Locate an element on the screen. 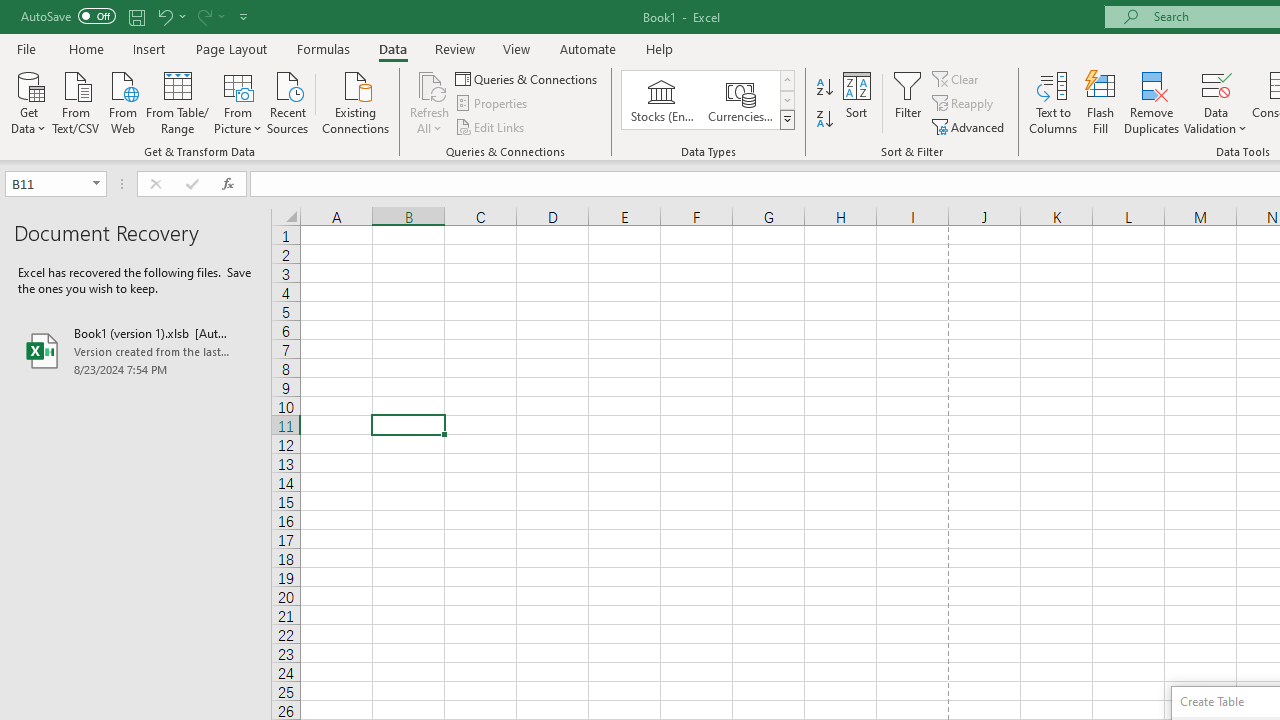 The image size is (1280, 720). 'Advanced...' is located at coordinates (970, 127).